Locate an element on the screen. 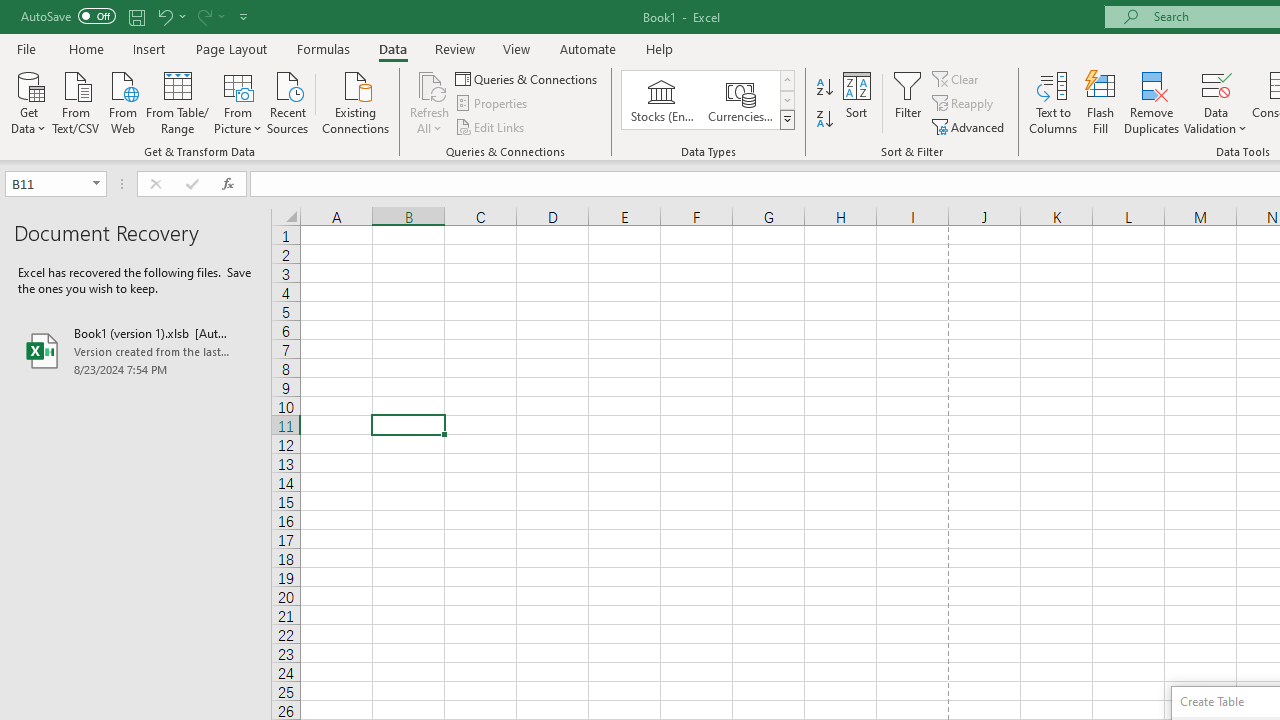 The image size is (1280, 720). 'Advanced...' is located at coordinates (970, 127).